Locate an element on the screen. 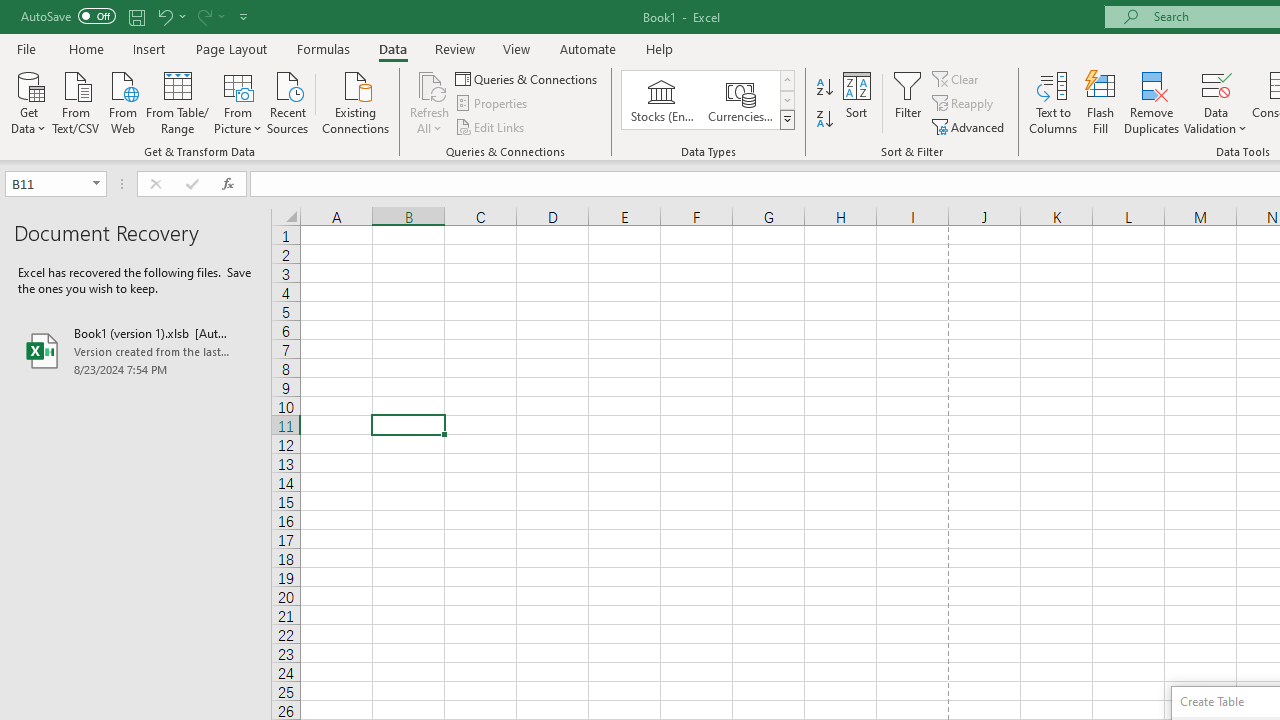 The image size is (1280, 720). 'Advanced...' is located at coordinates (970, 127).